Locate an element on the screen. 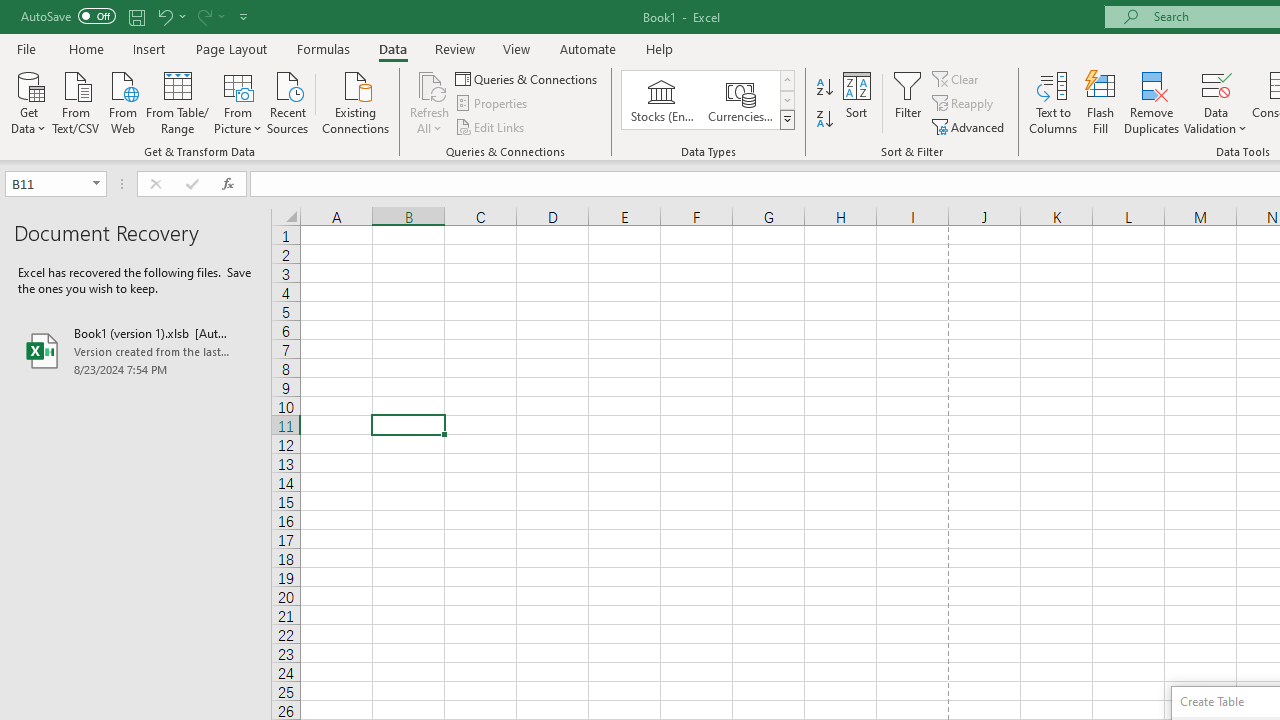 The image size is (1280, 720). 'Advanced...' is located at coordinates (970, 127).